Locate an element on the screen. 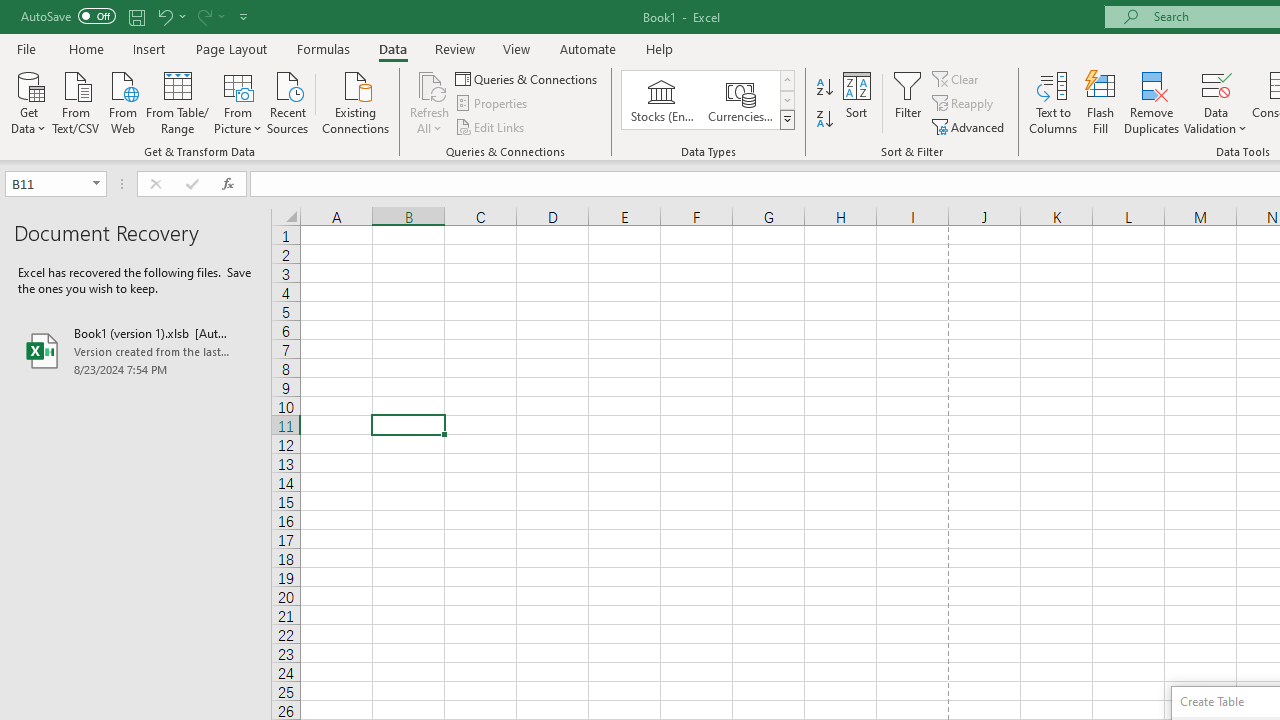 The image size is (1280, 720). 'Advanced...' is located at coordinates (970, 127).